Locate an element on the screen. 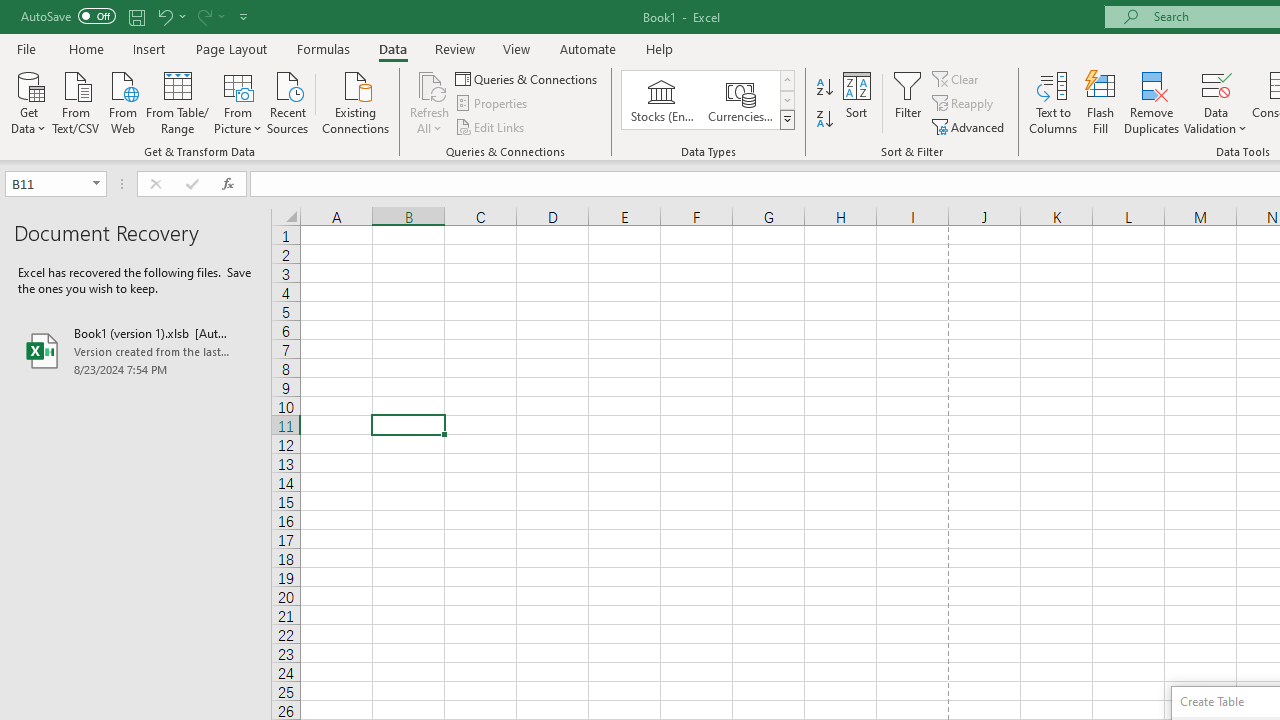 The image size is (1280, 720). 'Advanced...' is located at coordinates (970, 127).